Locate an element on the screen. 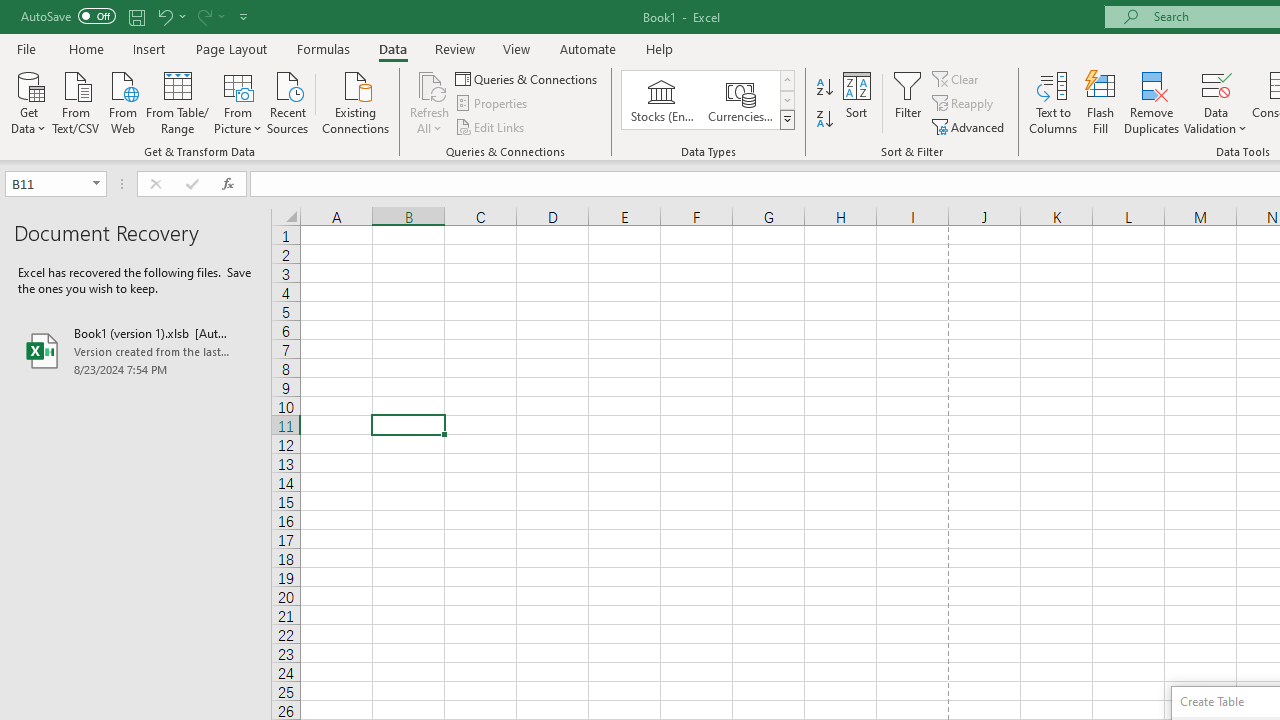 The image size is (1280, 720). 'Advanced...' is located at coordinates (970, 127).